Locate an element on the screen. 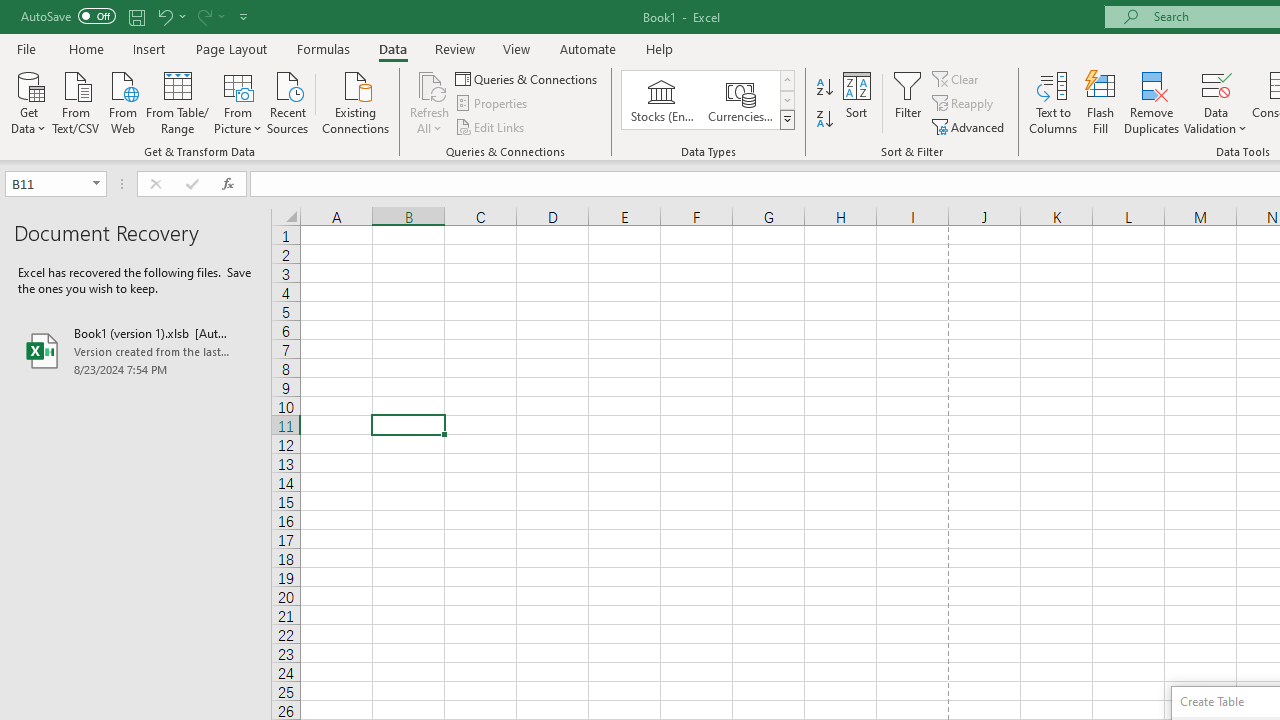 The image size is (1280, 720). 'Advanced...' is located at coordinates (970, 127).